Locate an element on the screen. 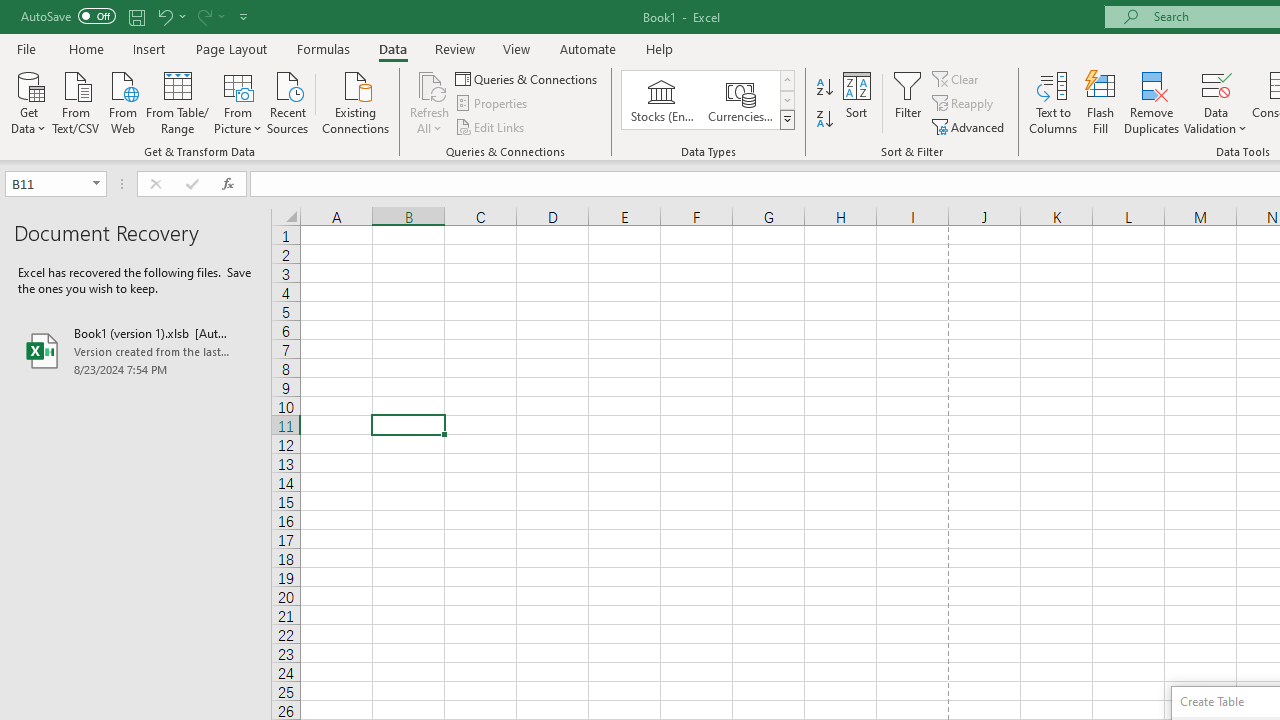 The image size is (1280, 720). 'Advanced...' is located at coordinates (970, 127).